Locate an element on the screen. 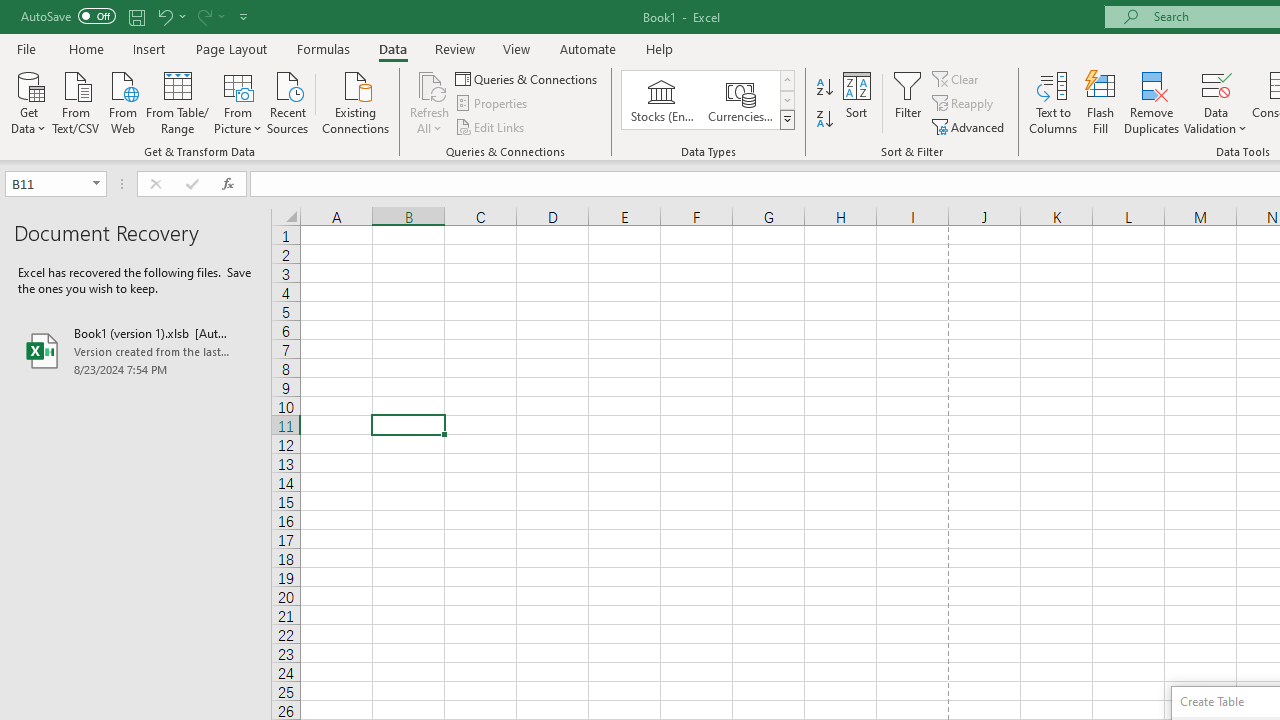 The image size is (1280, 720). 'Advanced...' is located at coordinates (970, 127).